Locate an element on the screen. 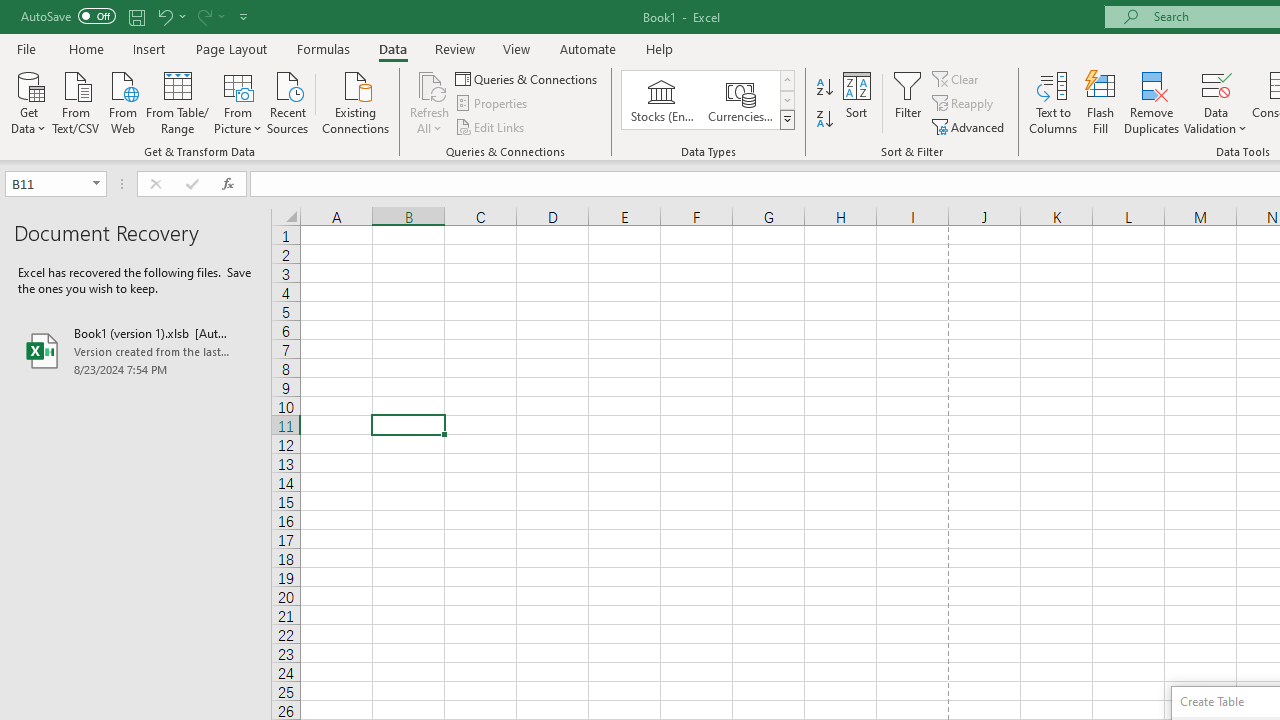 The image size is (1280, 720). 'Advanced...' is located at coordinates (970, 127).